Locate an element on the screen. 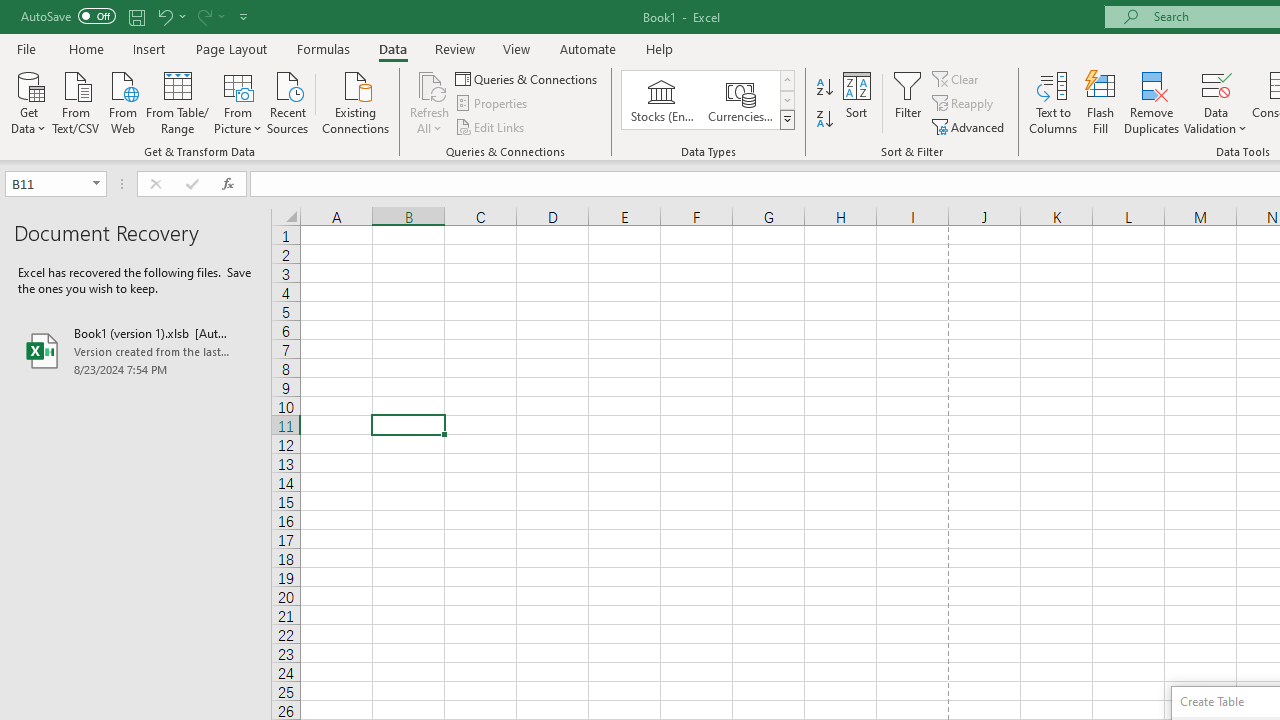 The image size is (1280, 720). 'Advanced...' is located at coordinates (970, 127).